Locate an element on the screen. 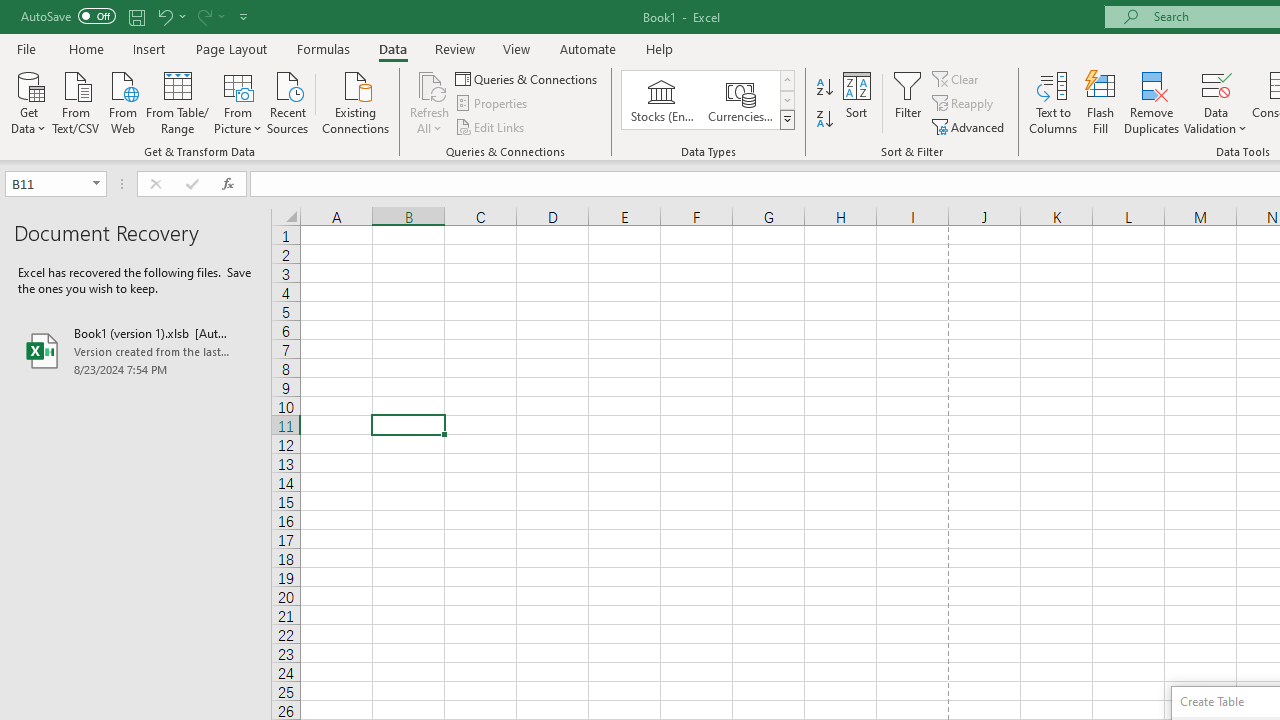 The image size is (1280, 720). 'Advanced...' is located at coordinates (970, 127).